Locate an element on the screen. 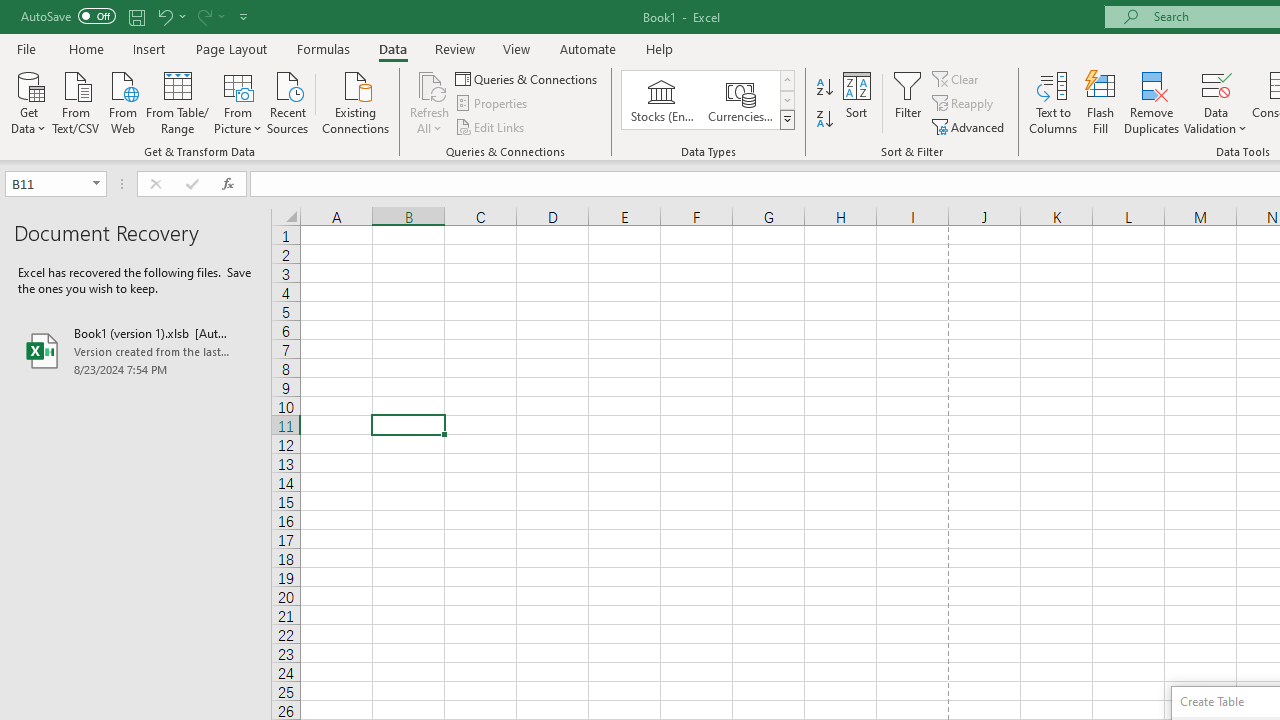 The image size is (1280, 720). 'Advanced...' is located at coordinates (970, 127).